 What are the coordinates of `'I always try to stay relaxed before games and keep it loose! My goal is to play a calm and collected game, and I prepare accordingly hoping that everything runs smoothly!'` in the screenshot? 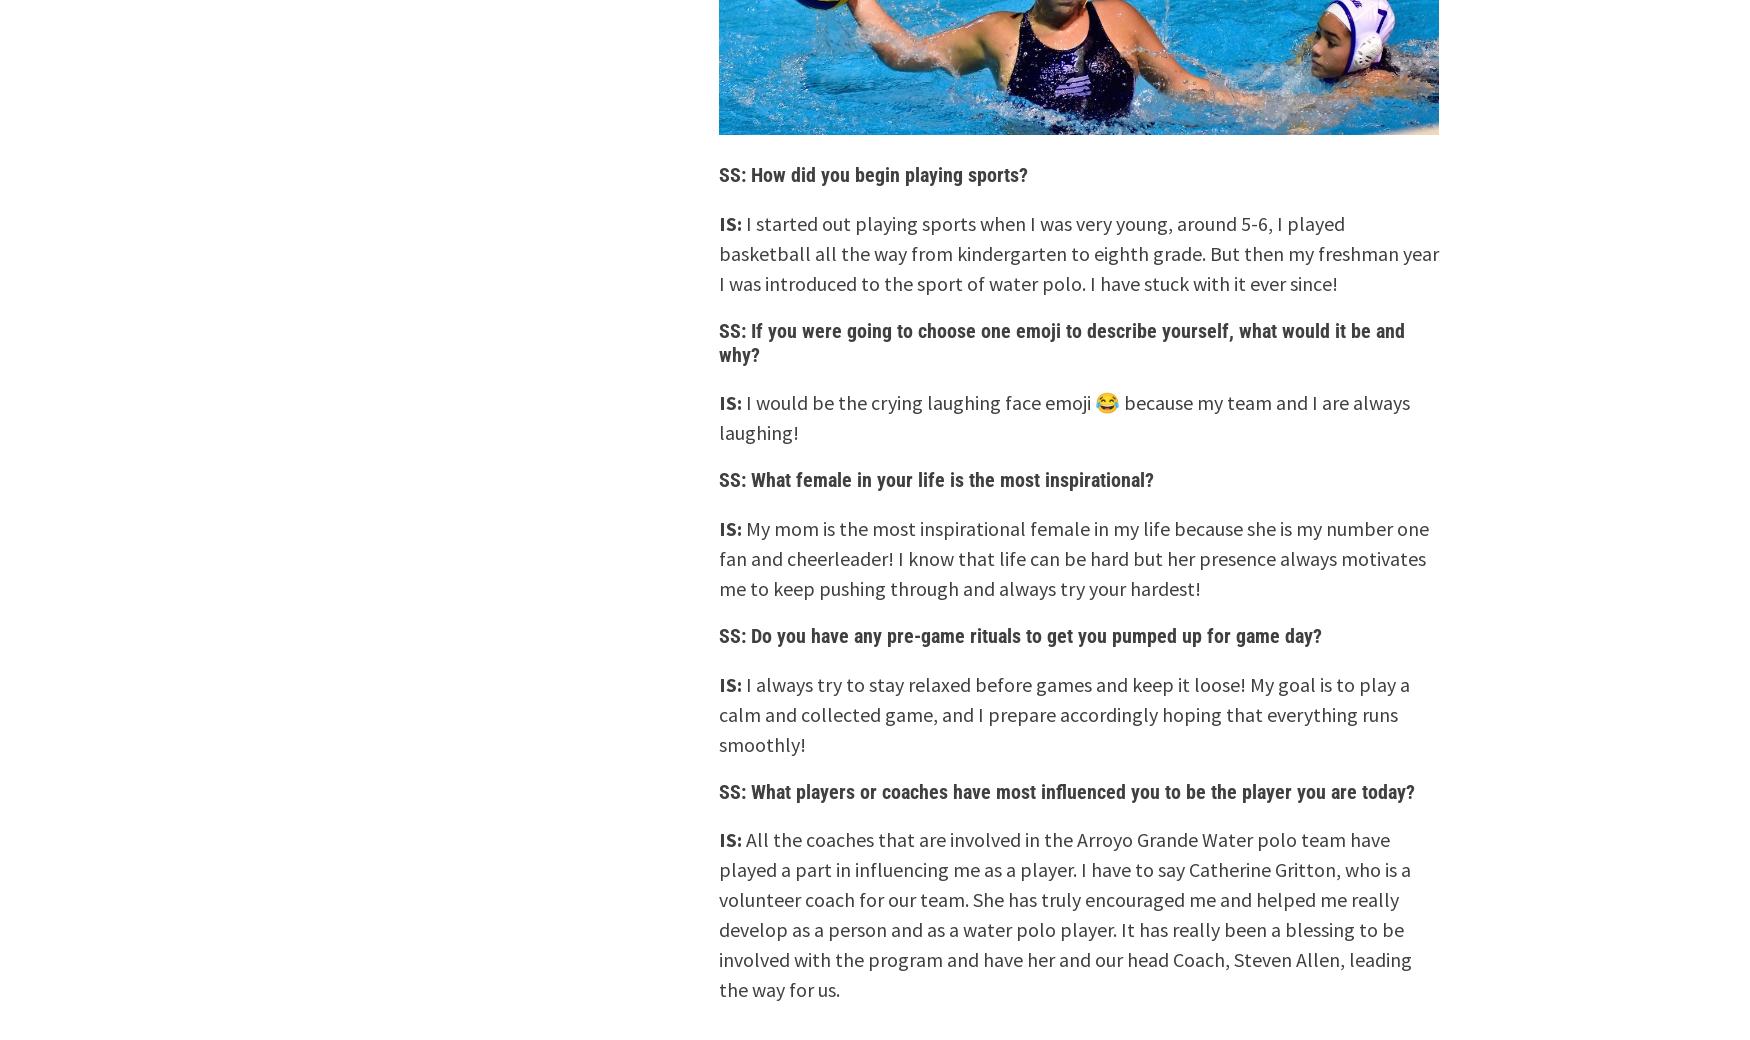 It's located at (1064, 713).